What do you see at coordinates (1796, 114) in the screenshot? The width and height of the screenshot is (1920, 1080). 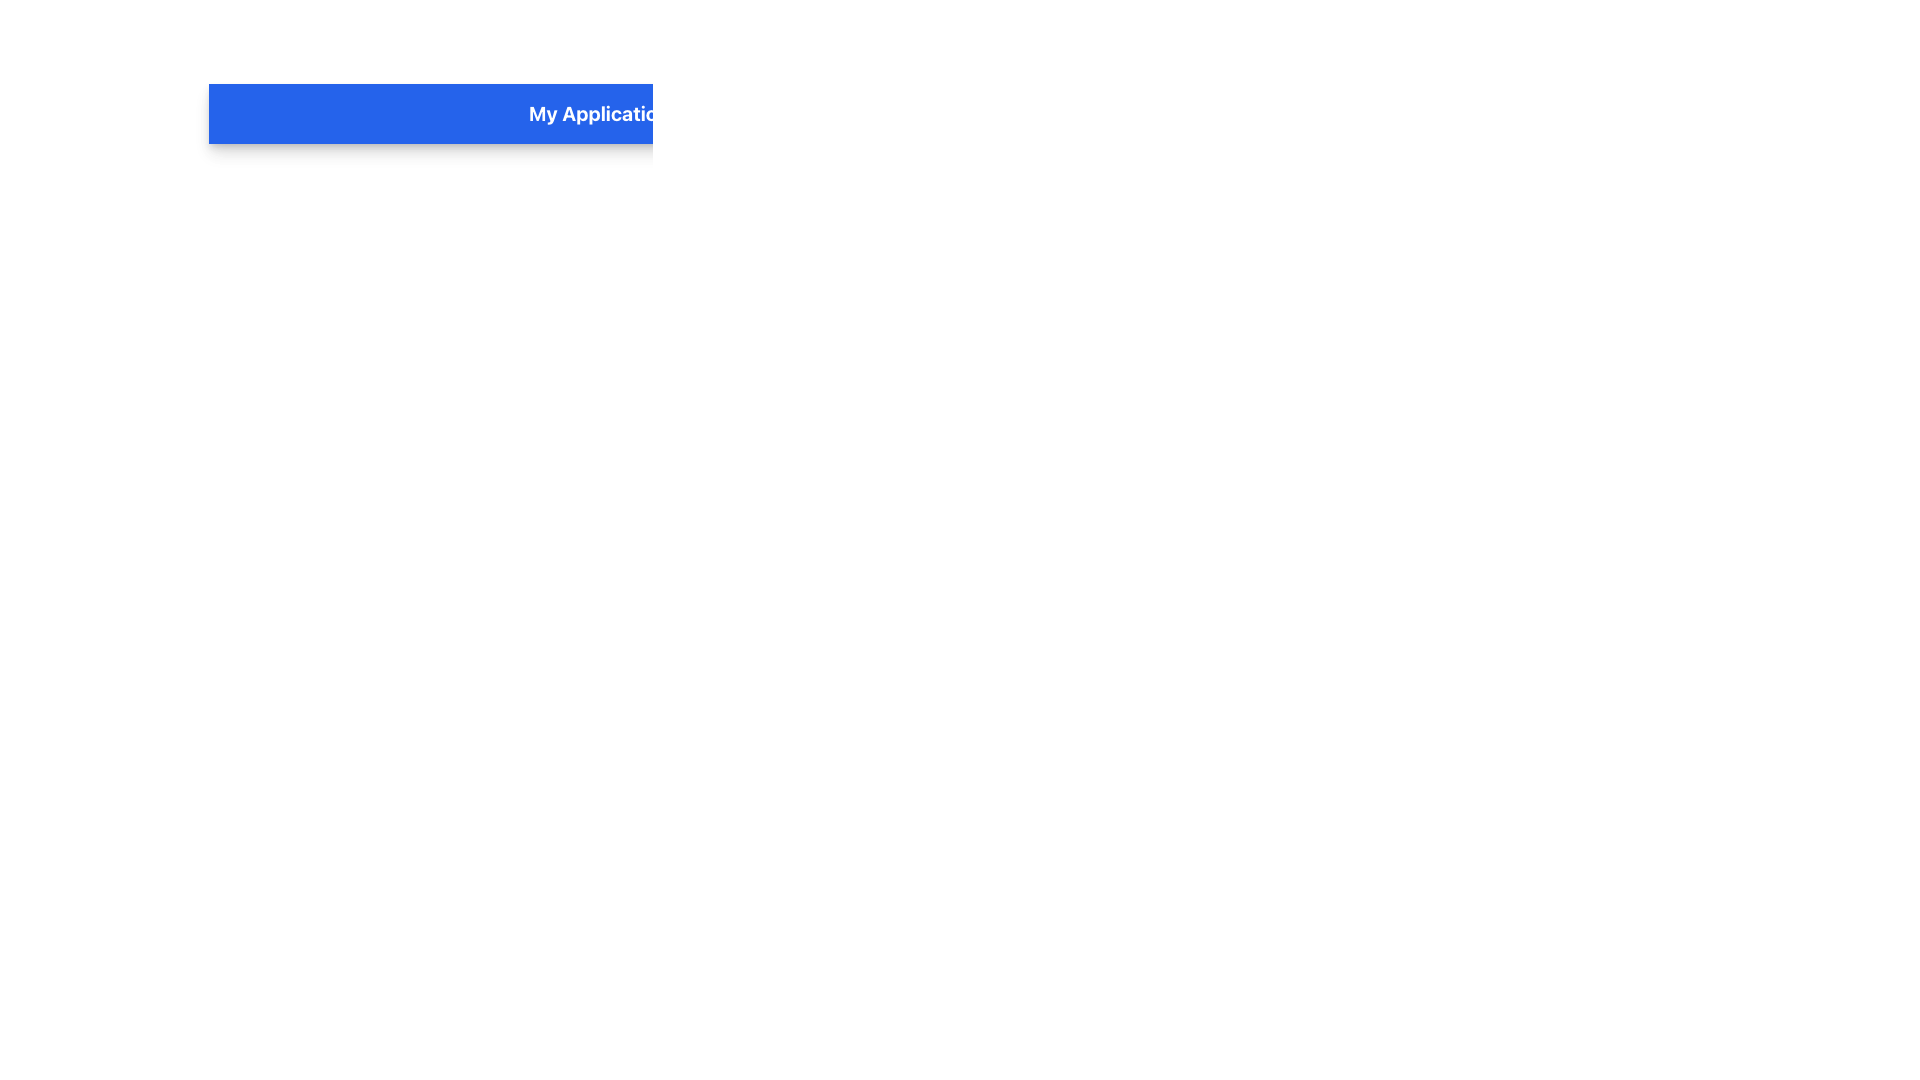 I see `the user account profile icon located at the top-right corner of the interface` at bounding box center [1796, 114].